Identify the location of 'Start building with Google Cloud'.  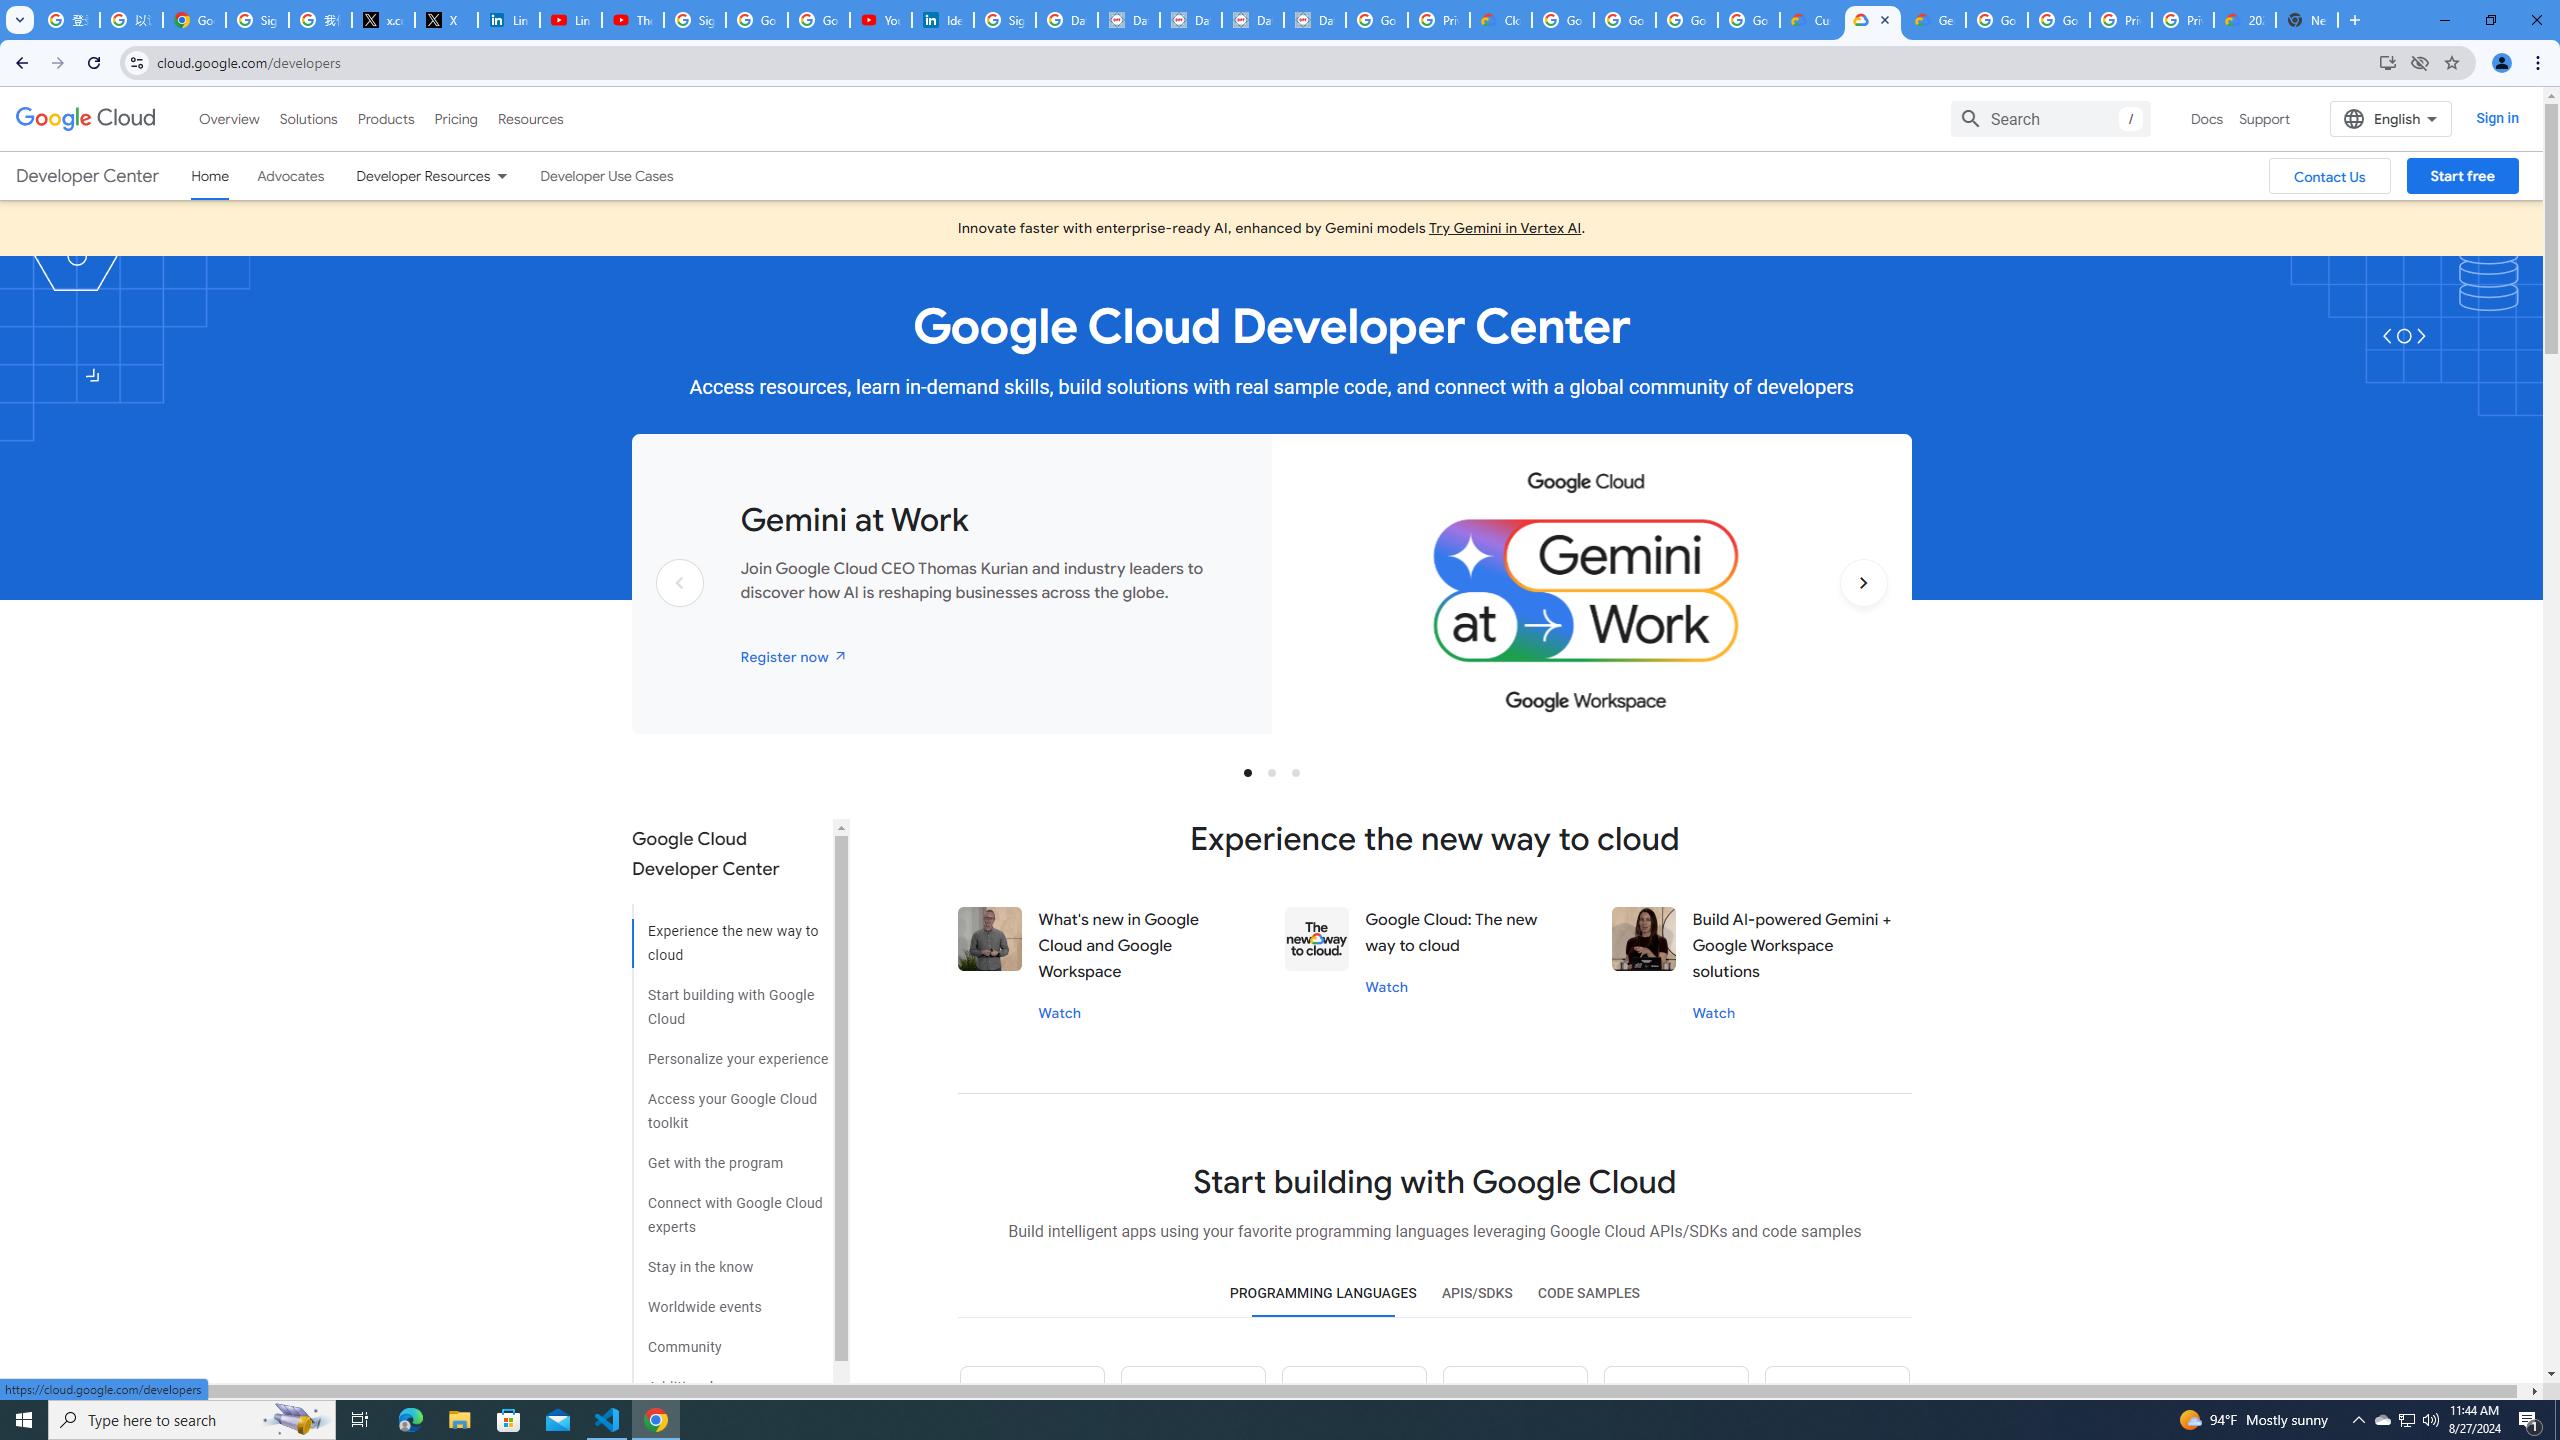
(729, 999).